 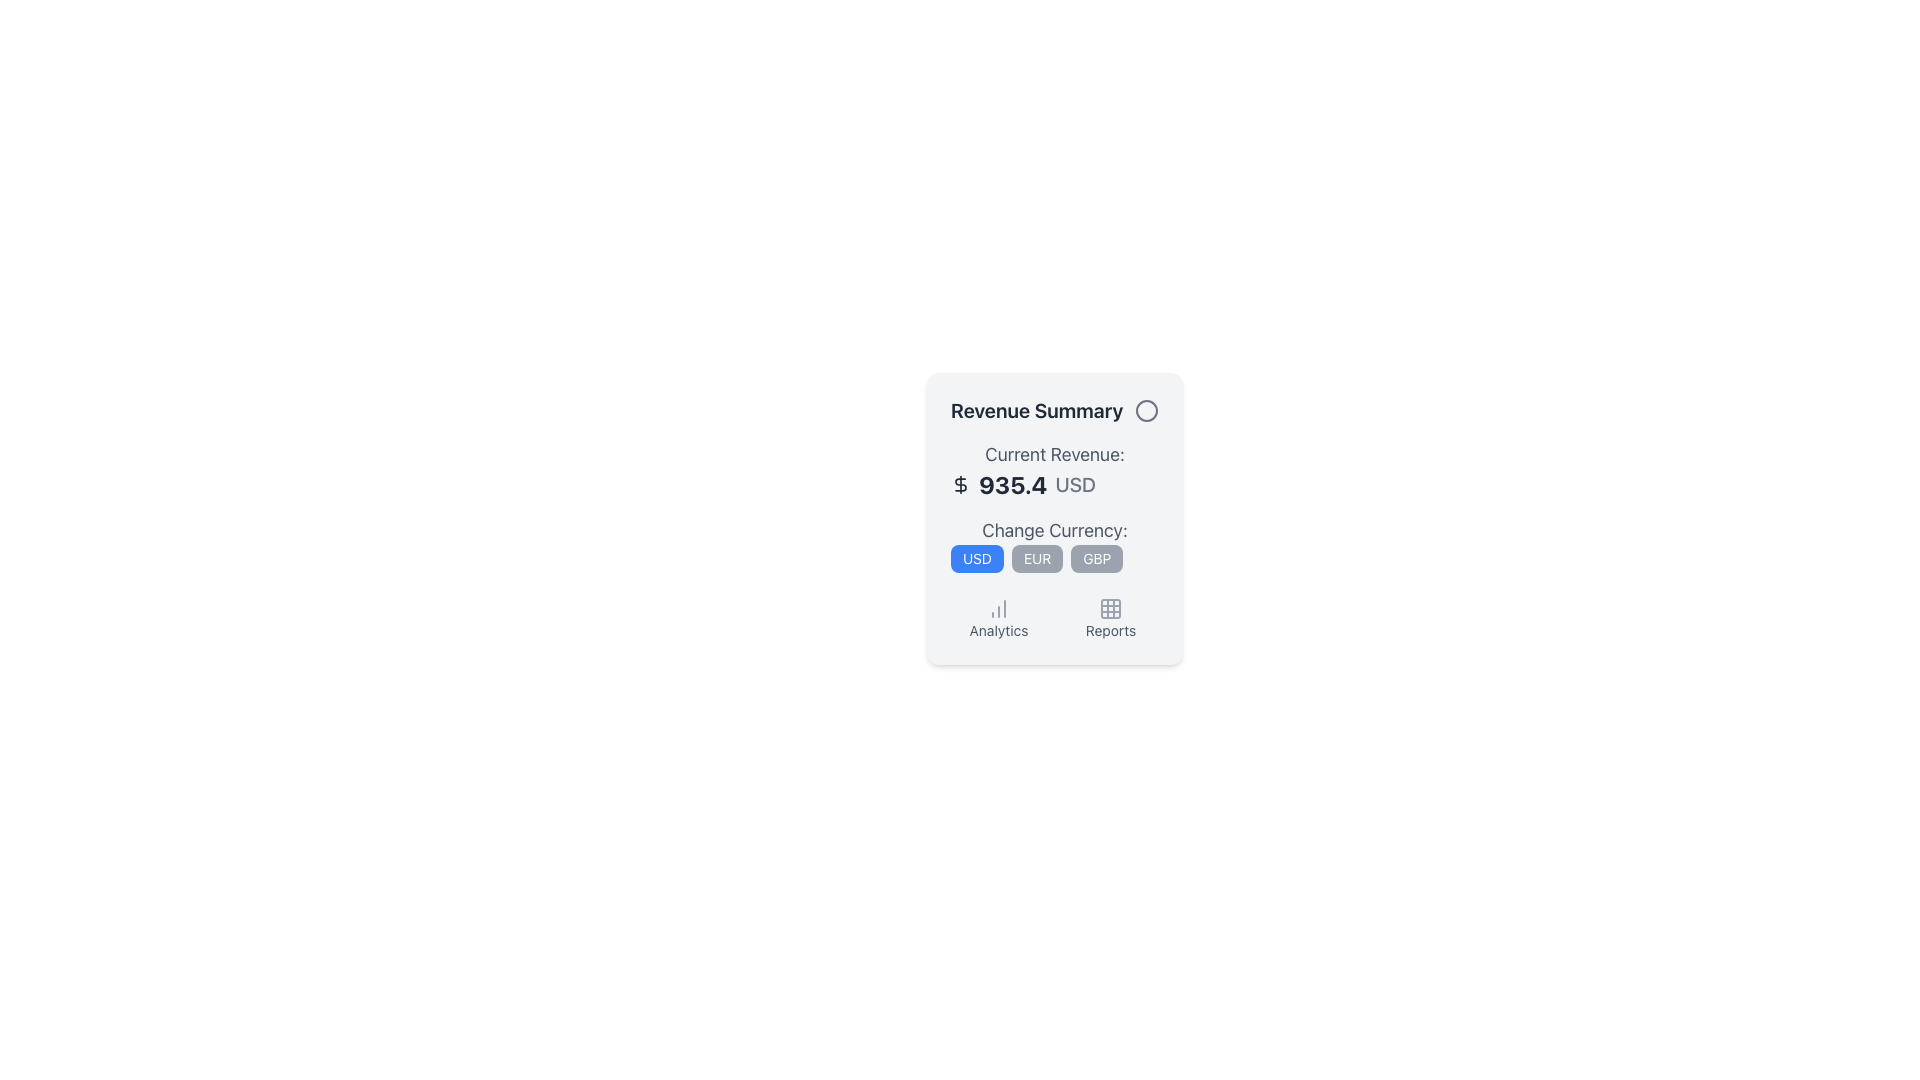 I want to click on the currency icon that indicates the monetary context of the adjacent numerical value, which is located to the far left of '935.4 USD' under the label 'Current Revenue:', so click(x=960, y=485).